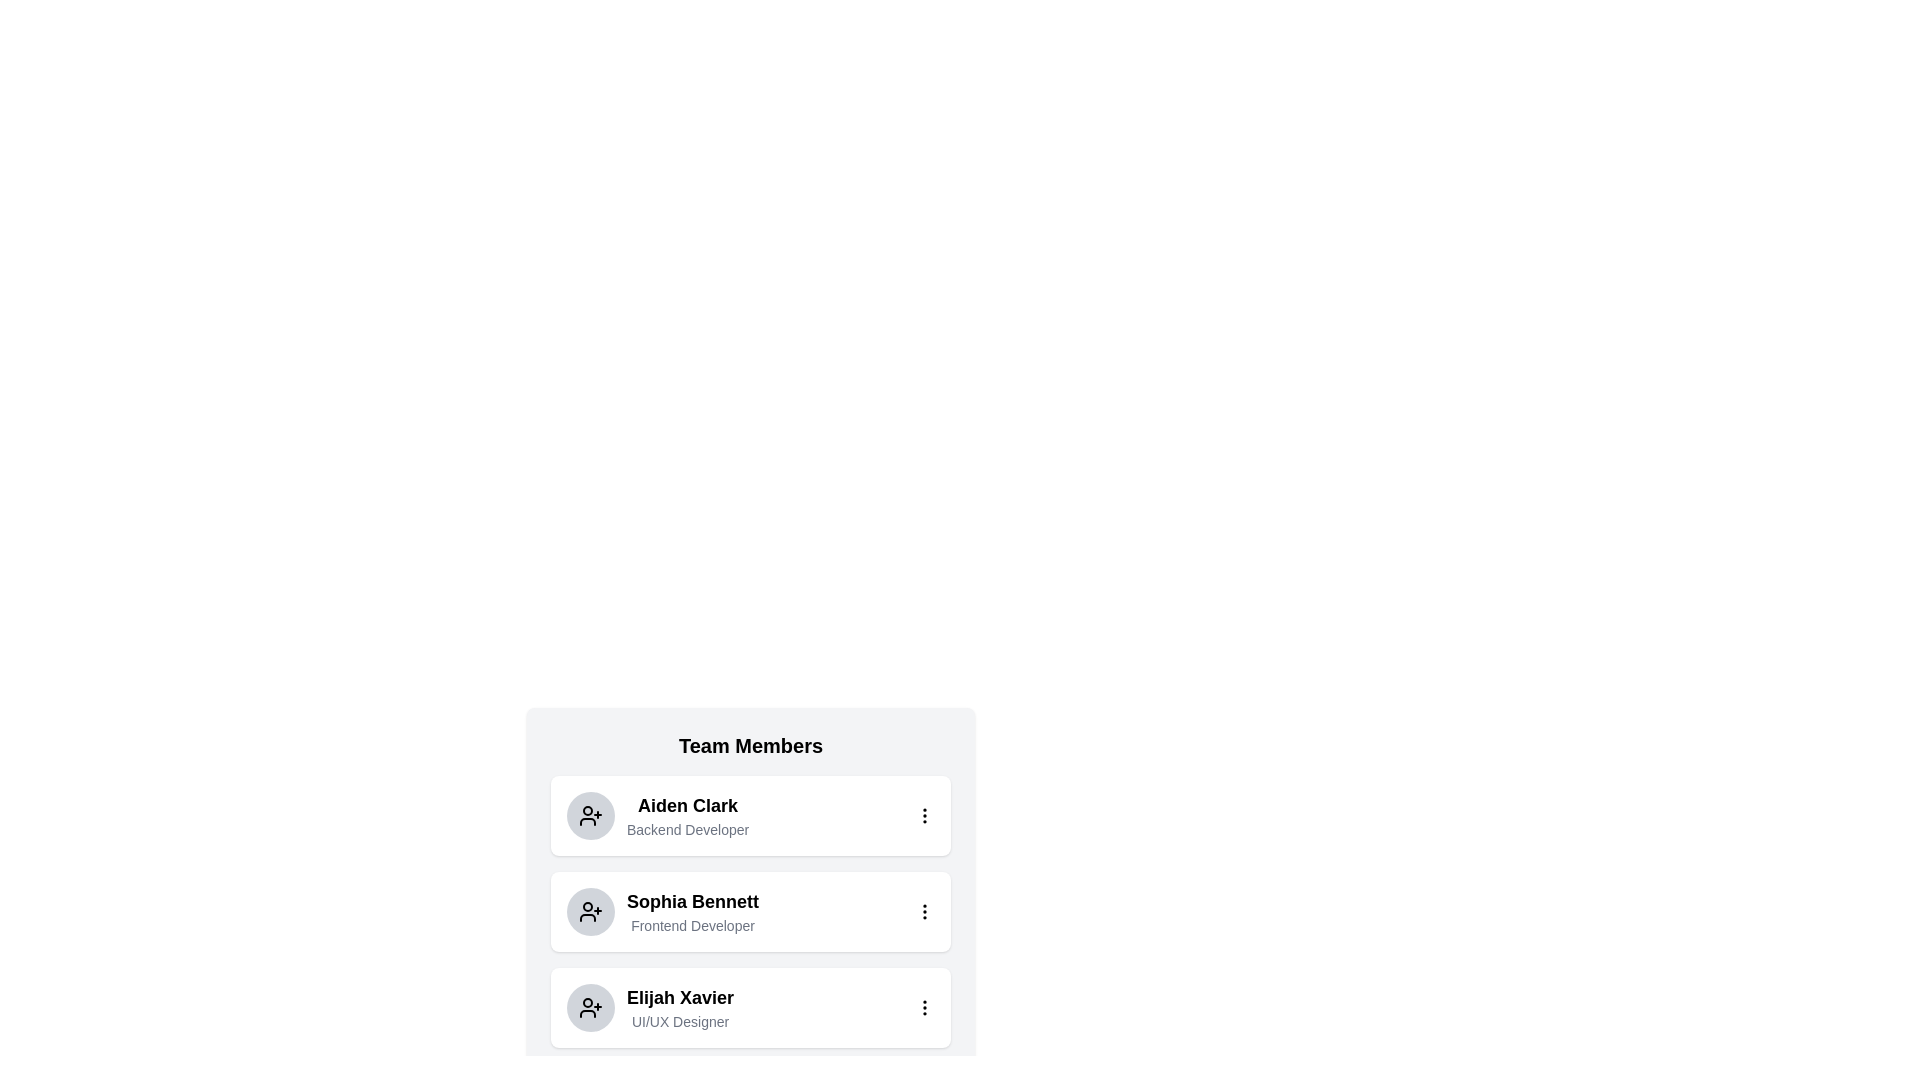  What do you see at coordinates (924, 911) in the screenshot?
I see `the menu icon button located at the top-right corner of the card labeled 'Sophia Bennett - Frontend Developer'` at bounding box center [924, 911].